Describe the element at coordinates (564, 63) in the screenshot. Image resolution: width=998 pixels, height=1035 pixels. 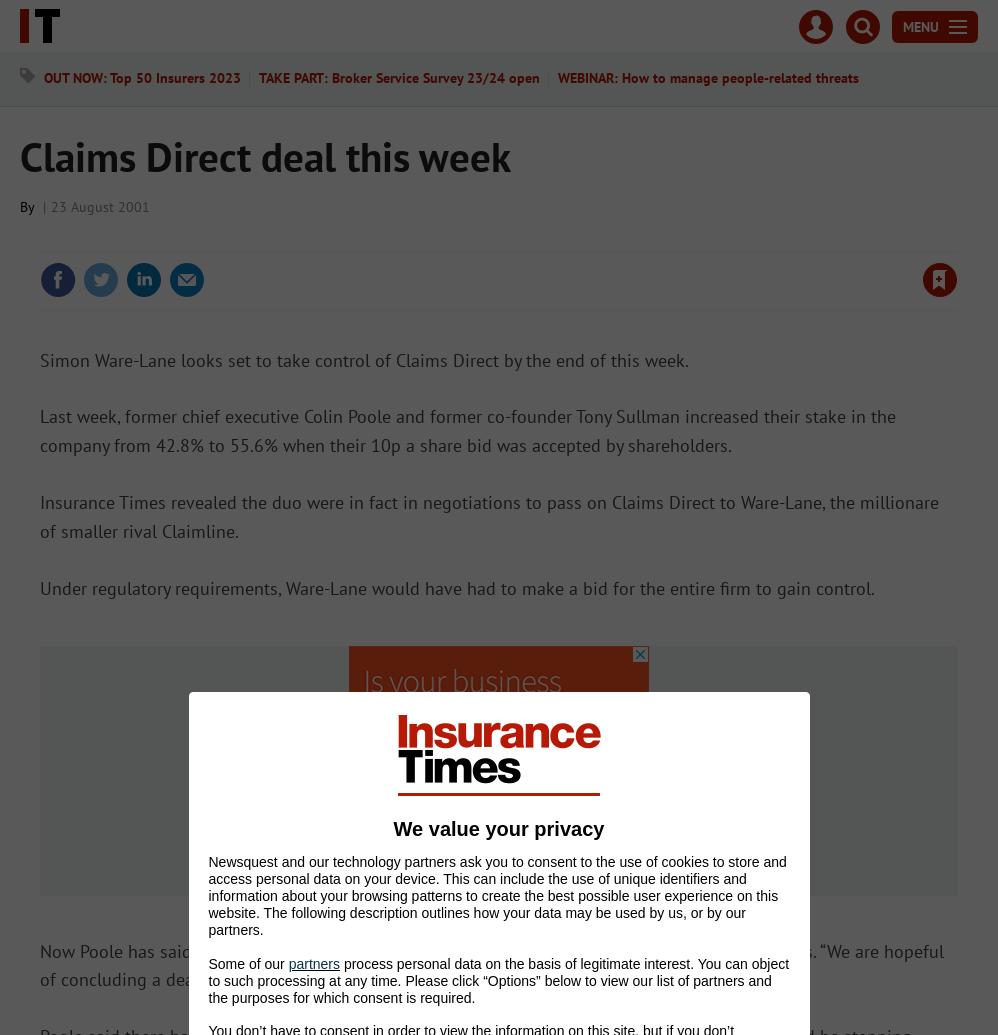
I see `'Register'` at that location.